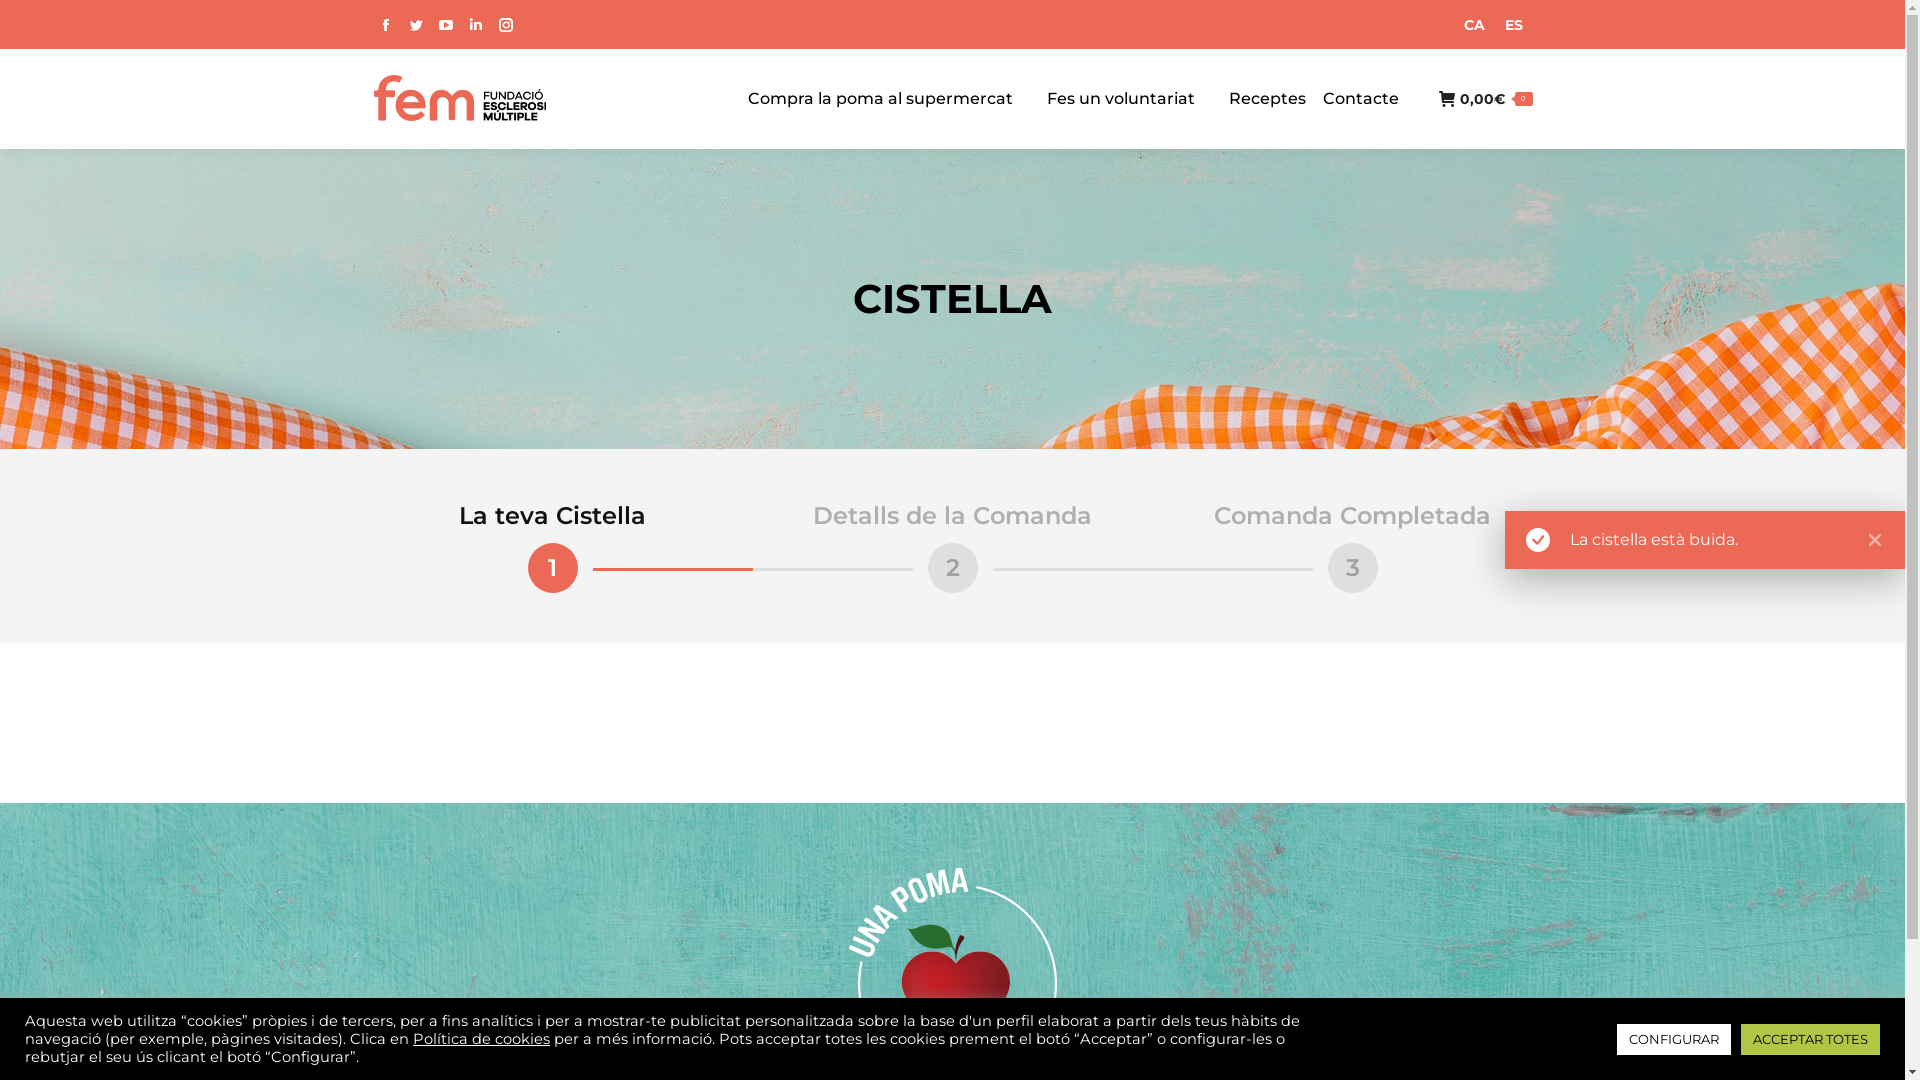  I want to click on 'ES', so click(1493, 24).